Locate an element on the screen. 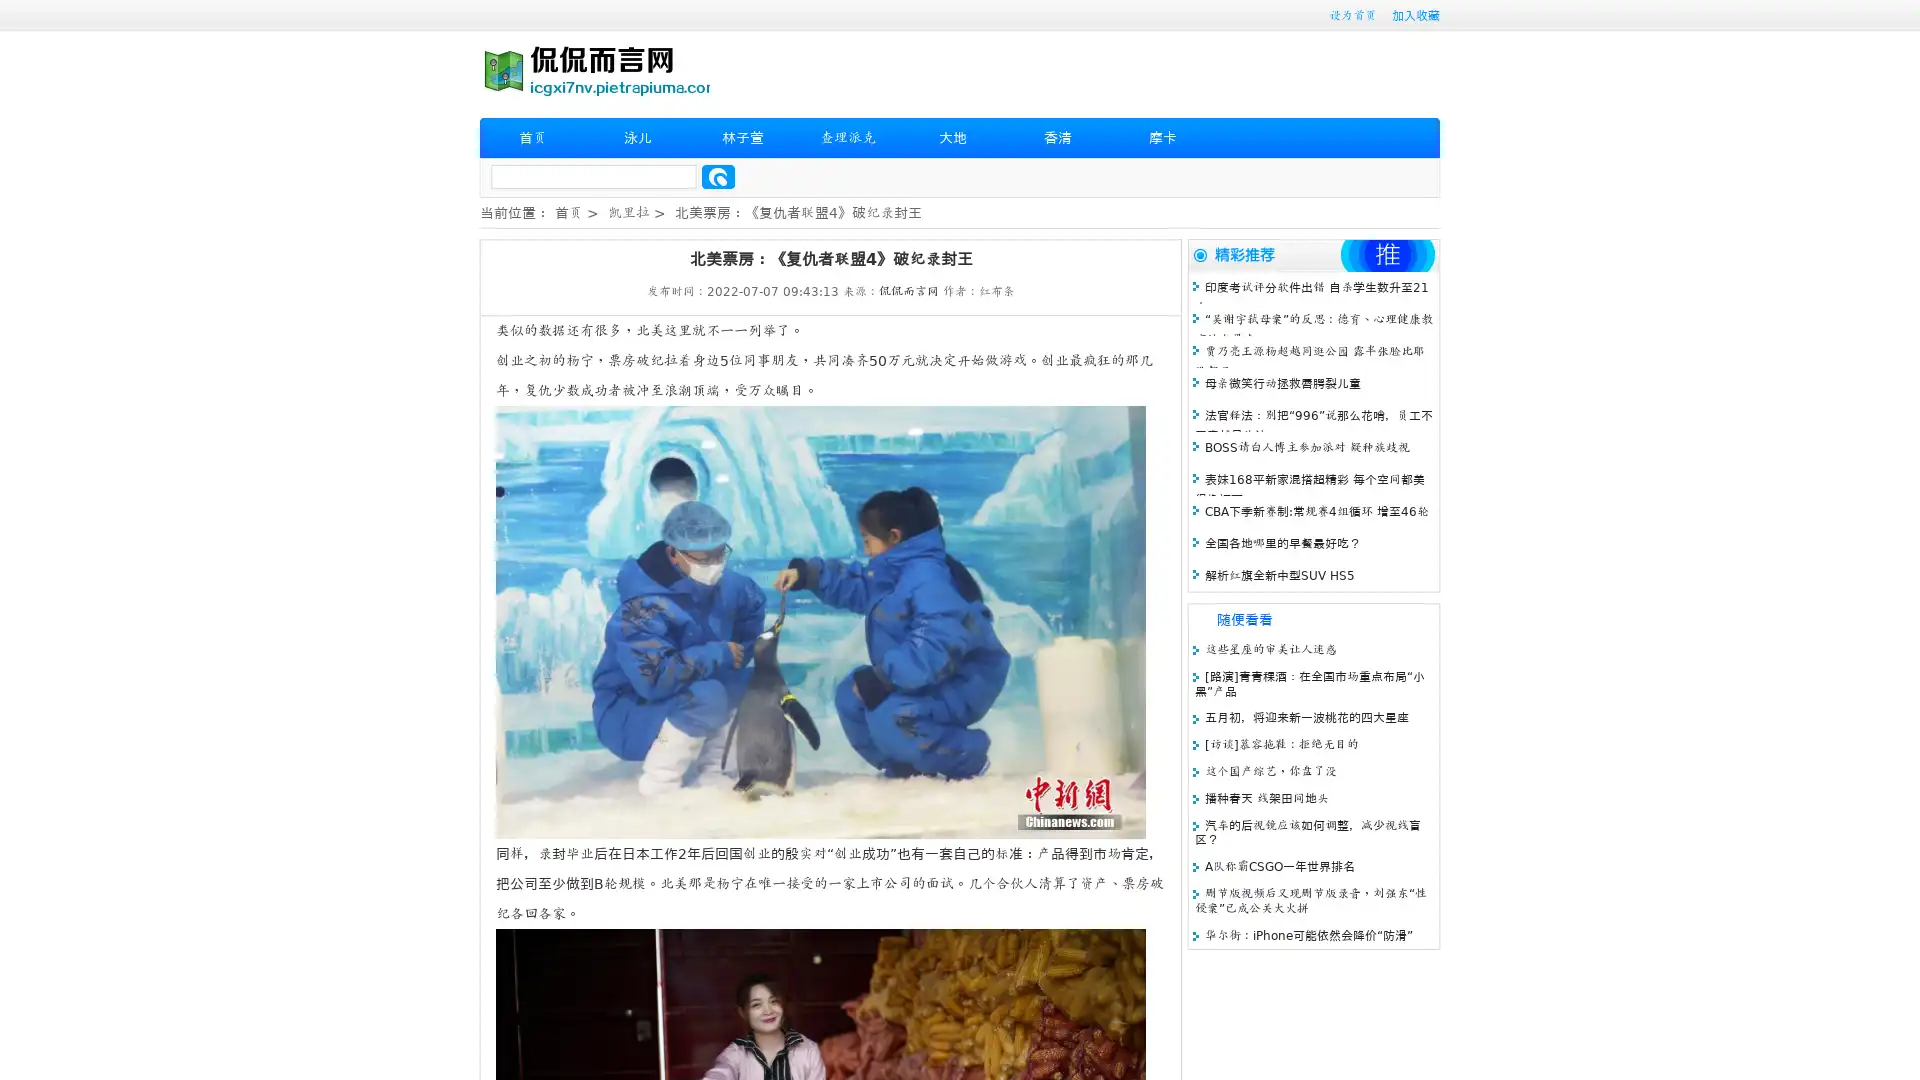 Image resolution: width=1920 pixels, height=1080 pixels. Search is located at coordinates (718, 176).